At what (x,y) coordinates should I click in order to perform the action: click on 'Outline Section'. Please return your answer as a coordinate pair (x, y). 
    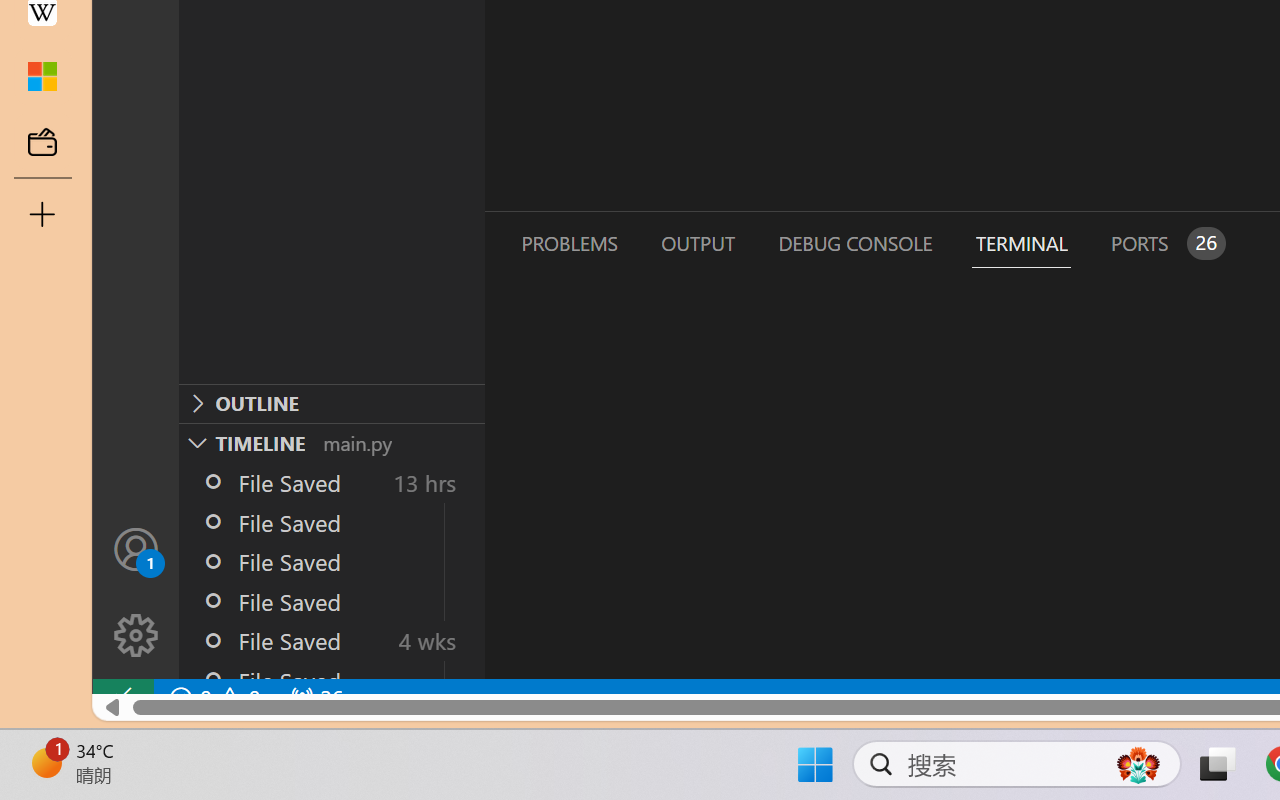
    Looking at the image, I should click on (331, 403).